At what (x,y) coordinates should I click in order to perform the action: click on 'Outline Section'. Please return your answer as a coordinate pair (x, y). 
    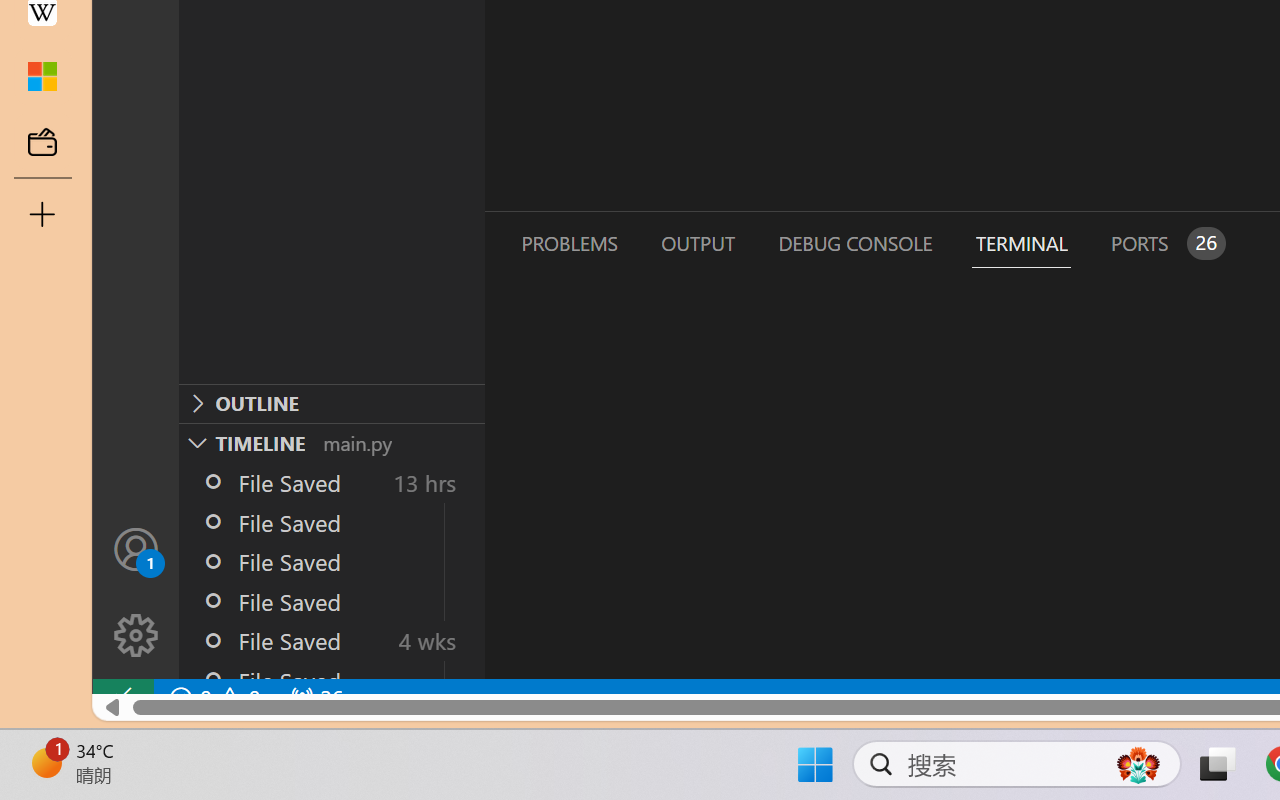
    Looking at the image, I should click on (331, 403).